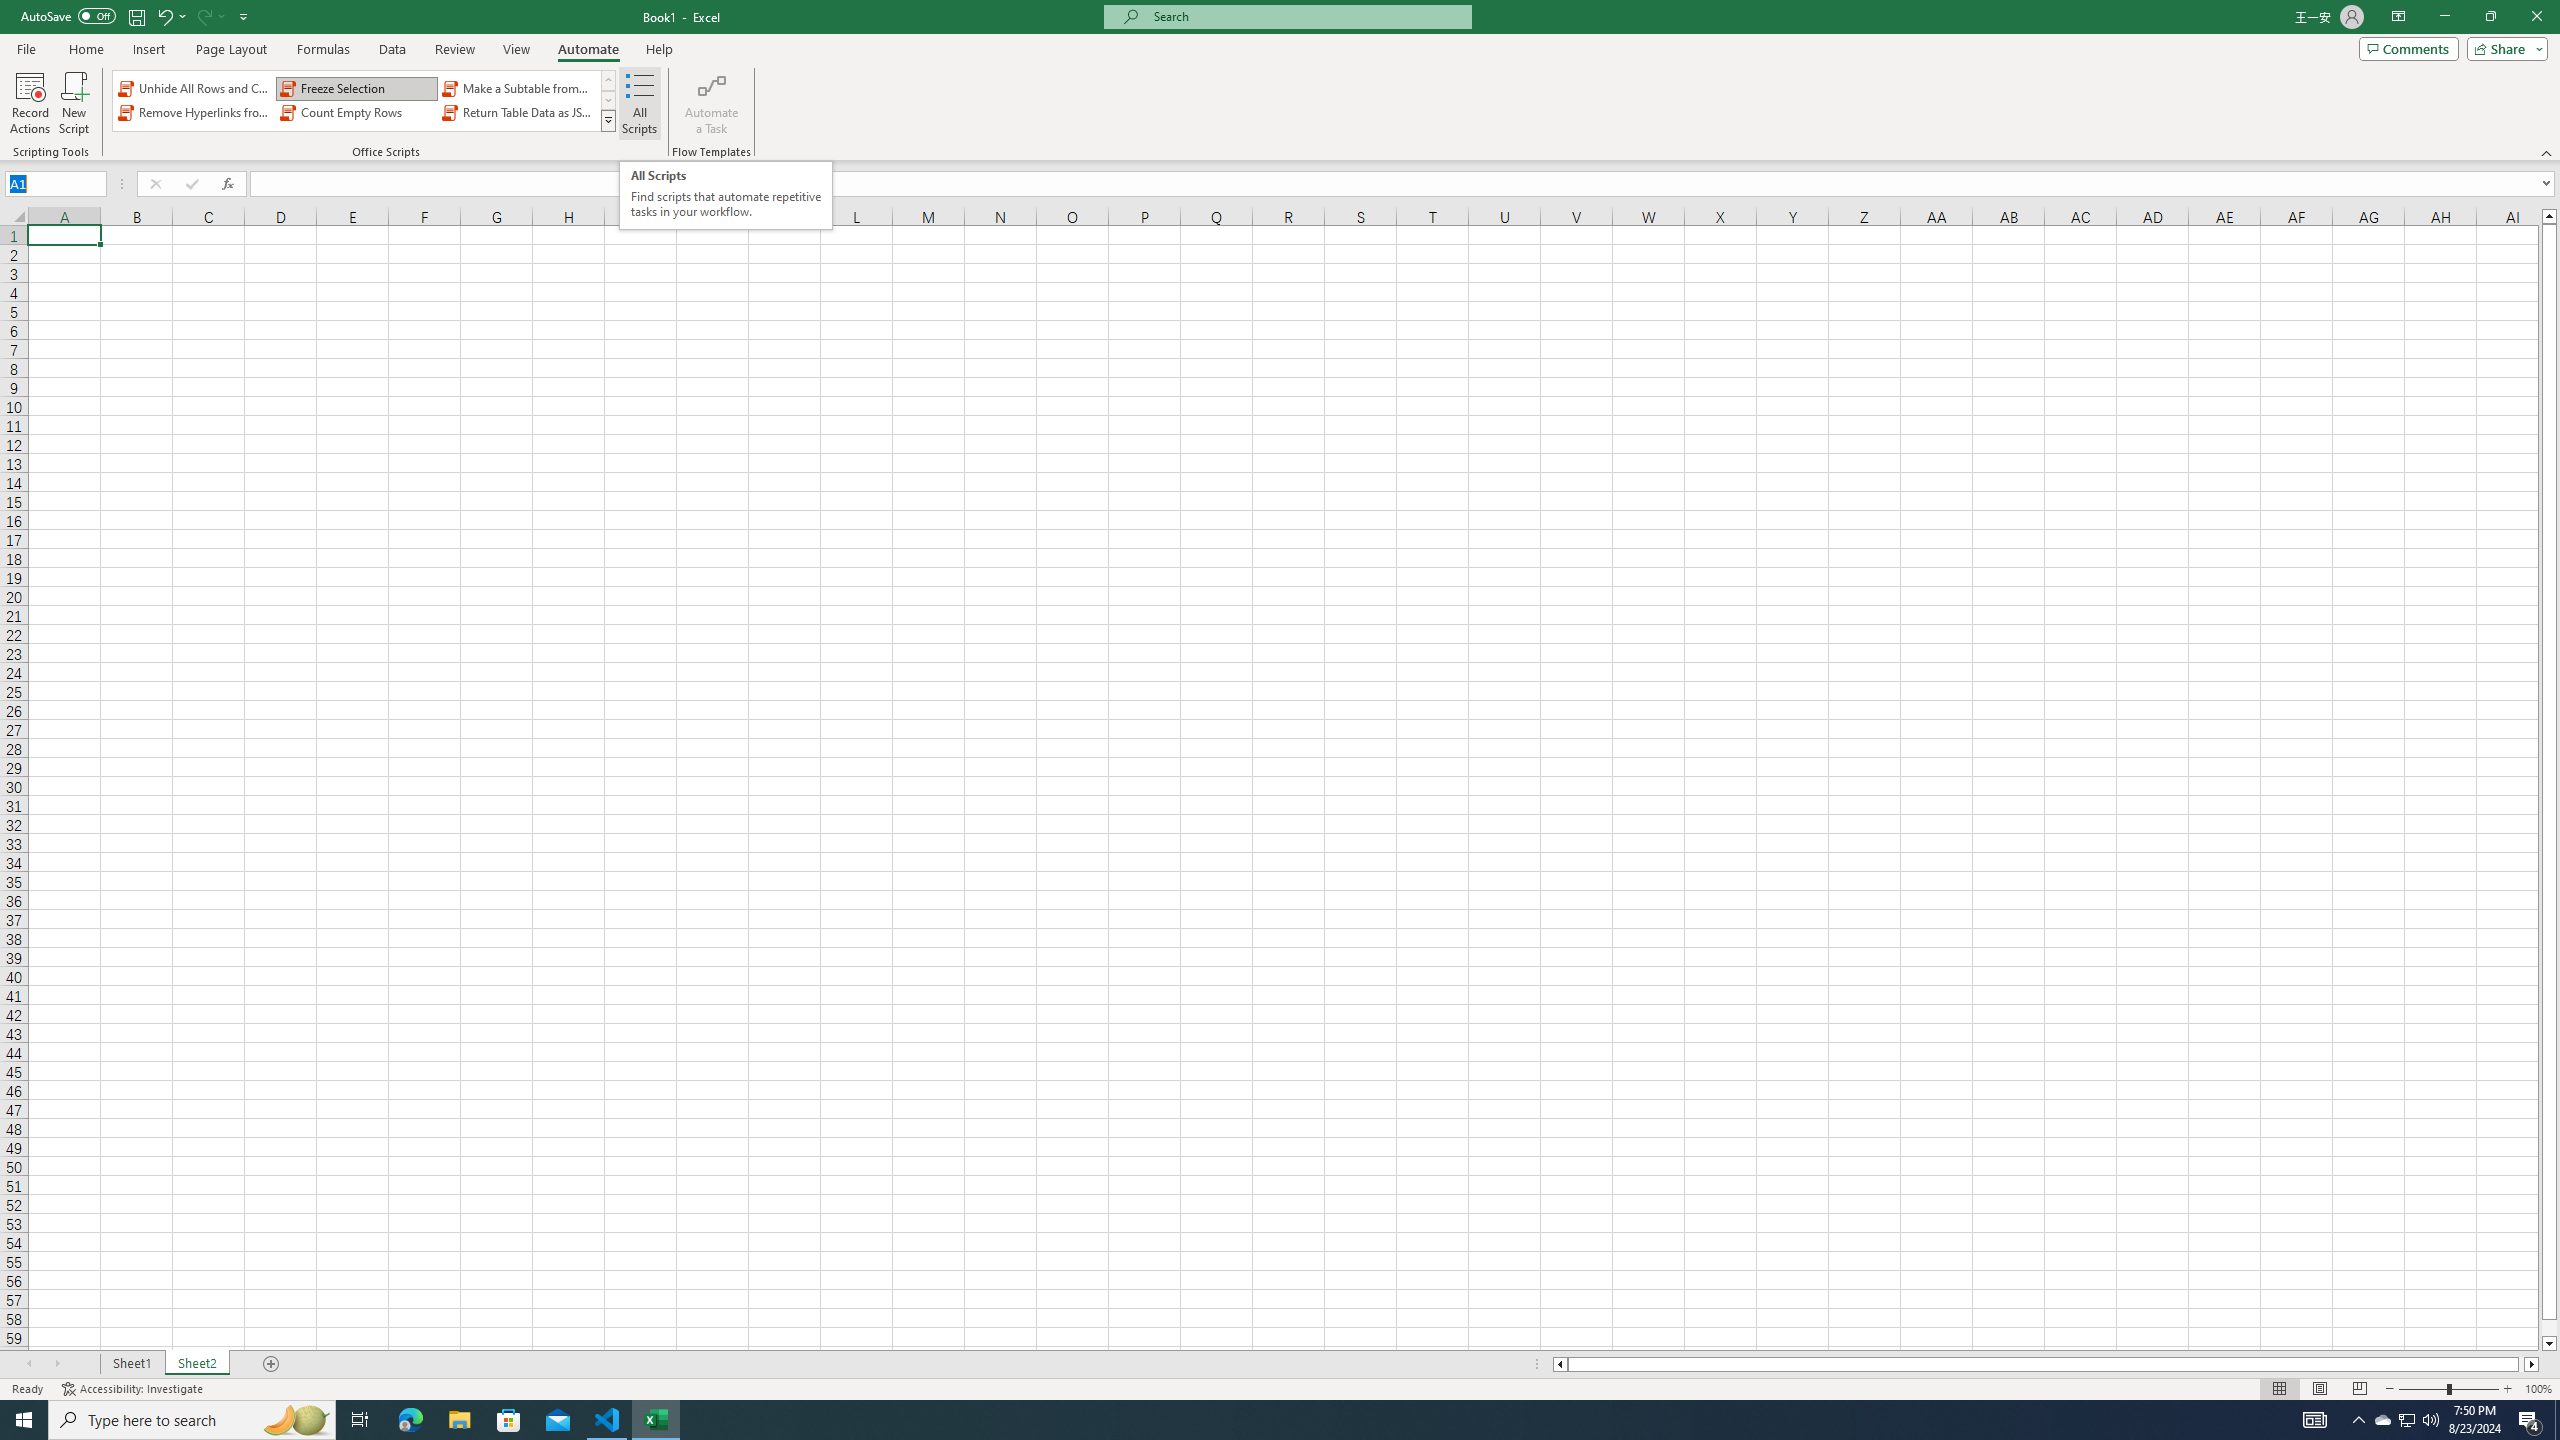 This screenshot has width=2560, height=1440. What do you see at coordinates (2490, 16) in the screenshot?
I see `'Restore Down'` at bounding box center [2490, 16].